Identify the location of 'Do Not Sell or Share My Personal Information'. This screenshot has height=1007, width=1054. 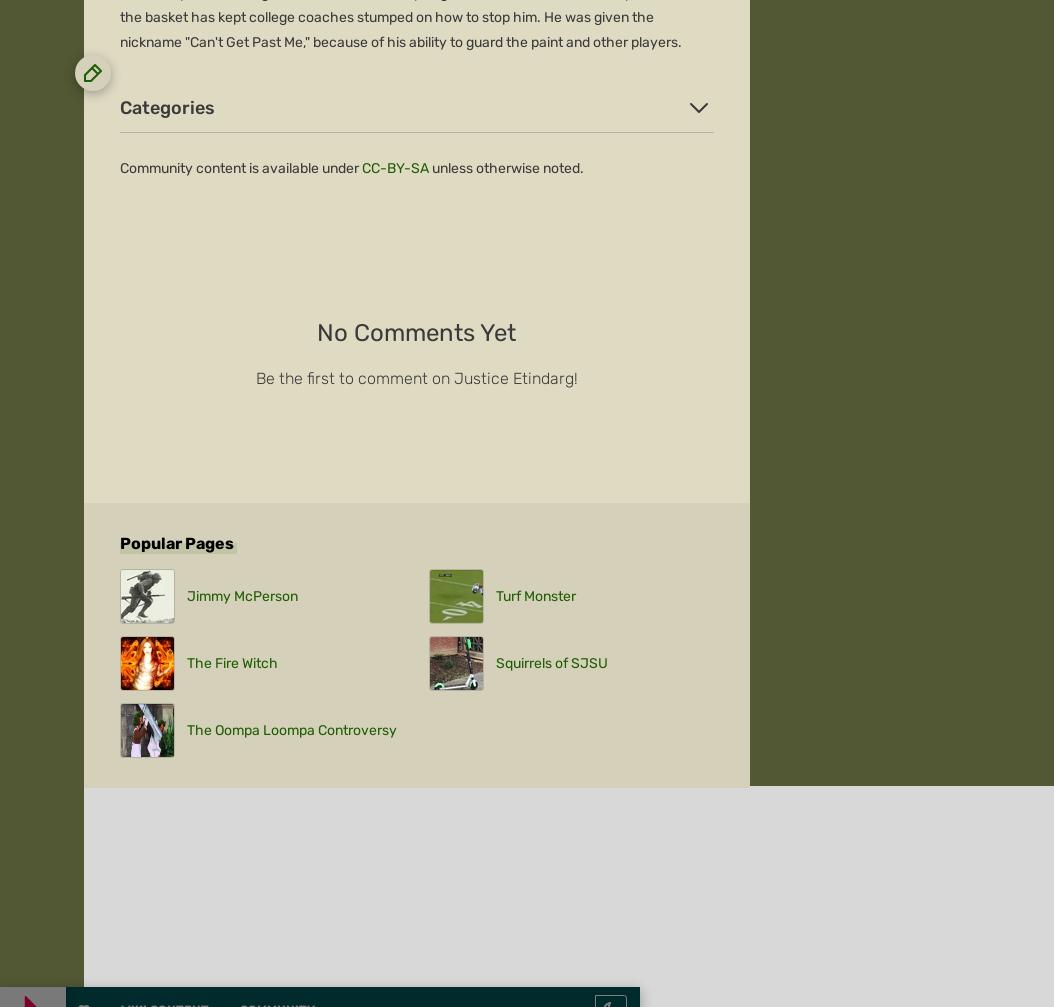
(574, 508).